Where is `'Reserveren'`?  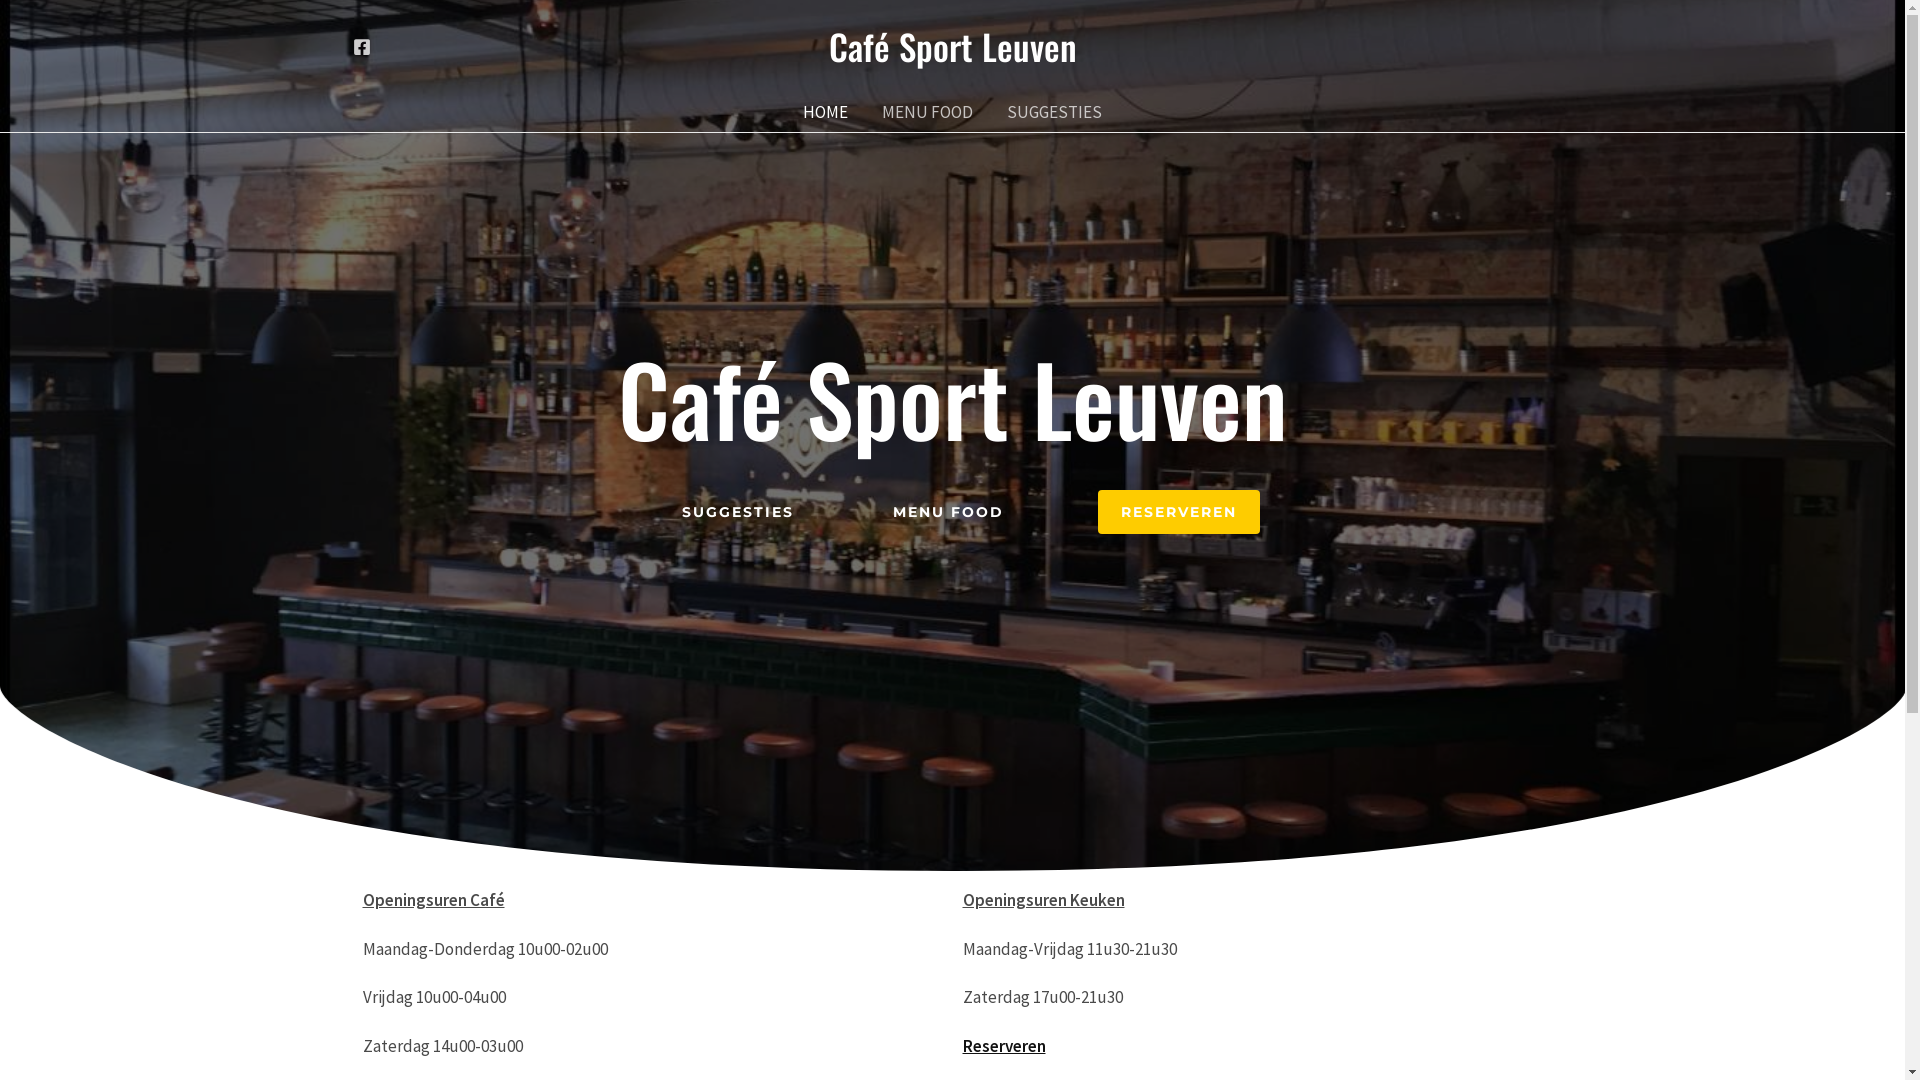
'Reserveren' is located at coordinates (961, 1044).